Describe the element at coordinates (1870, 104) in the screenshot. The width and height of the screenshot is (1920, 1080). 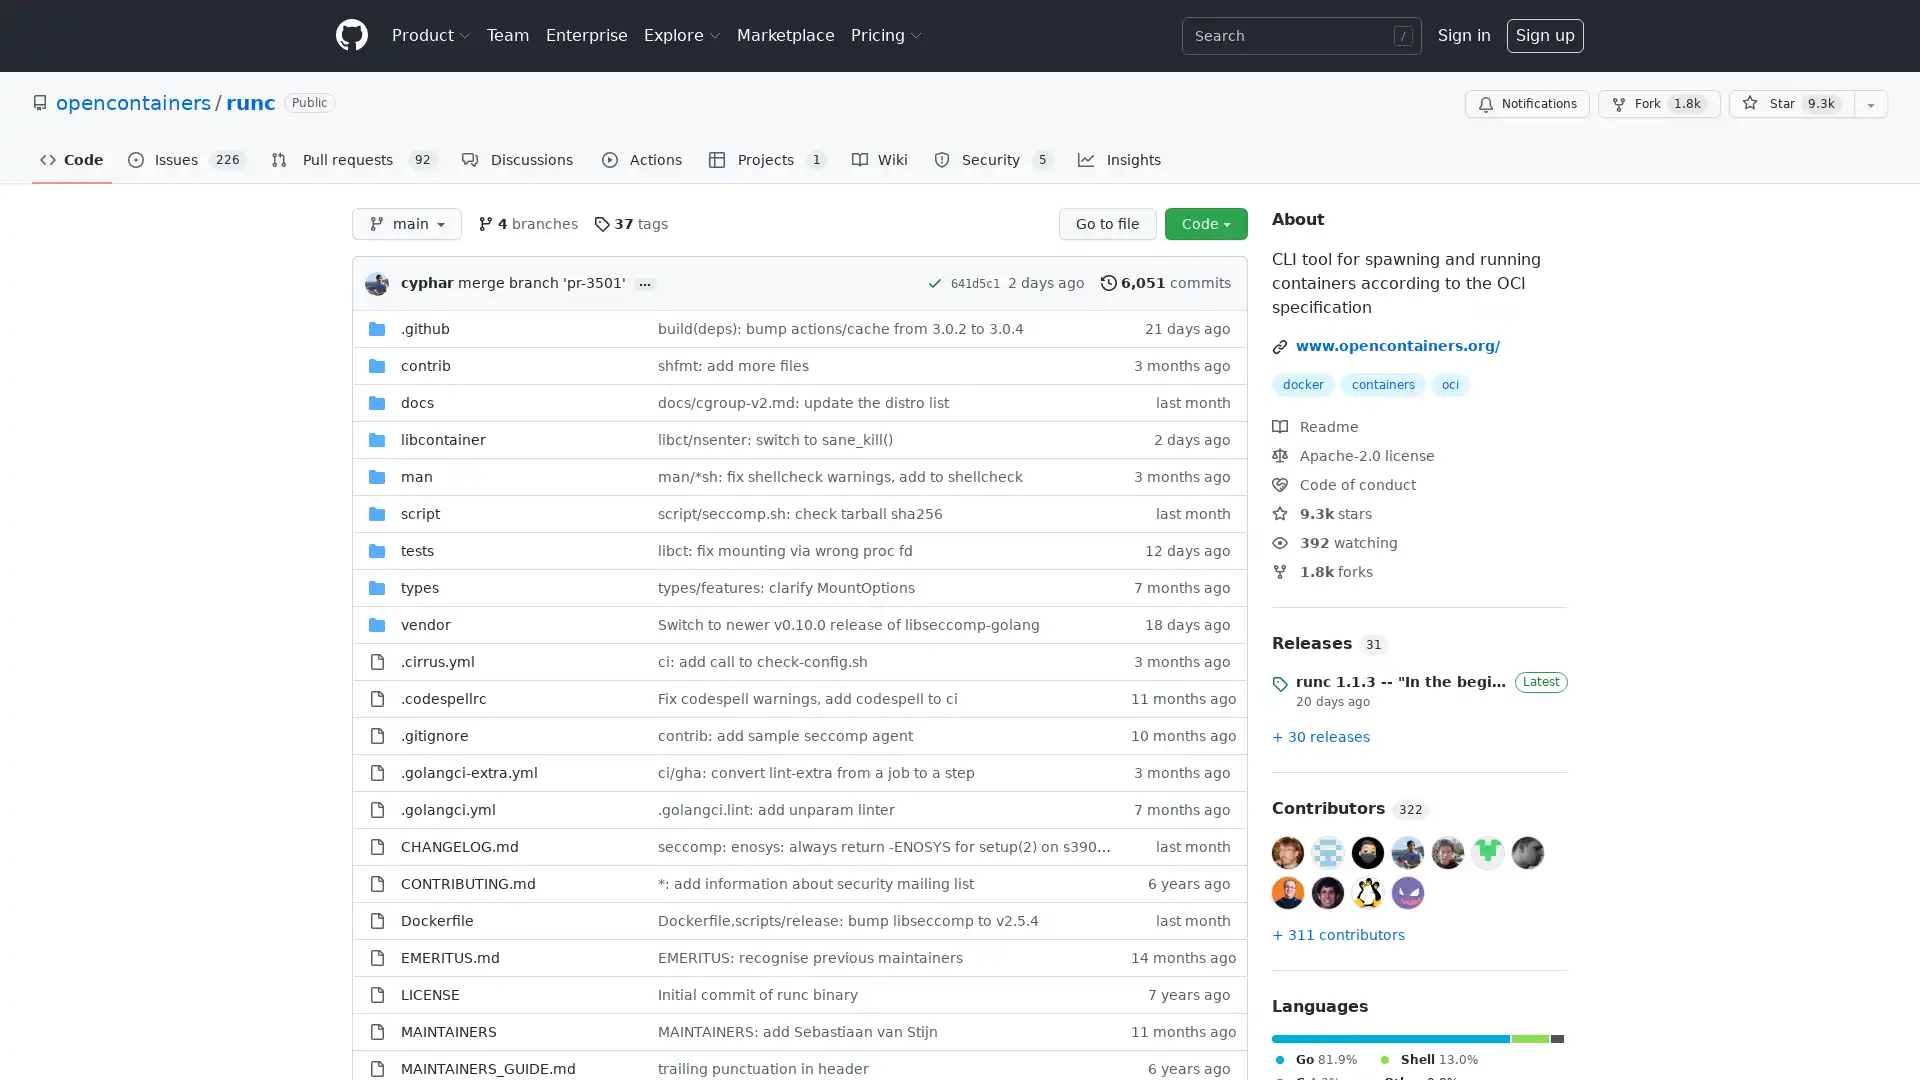
I see `You must be signed in to add this repository to a list` at that location.